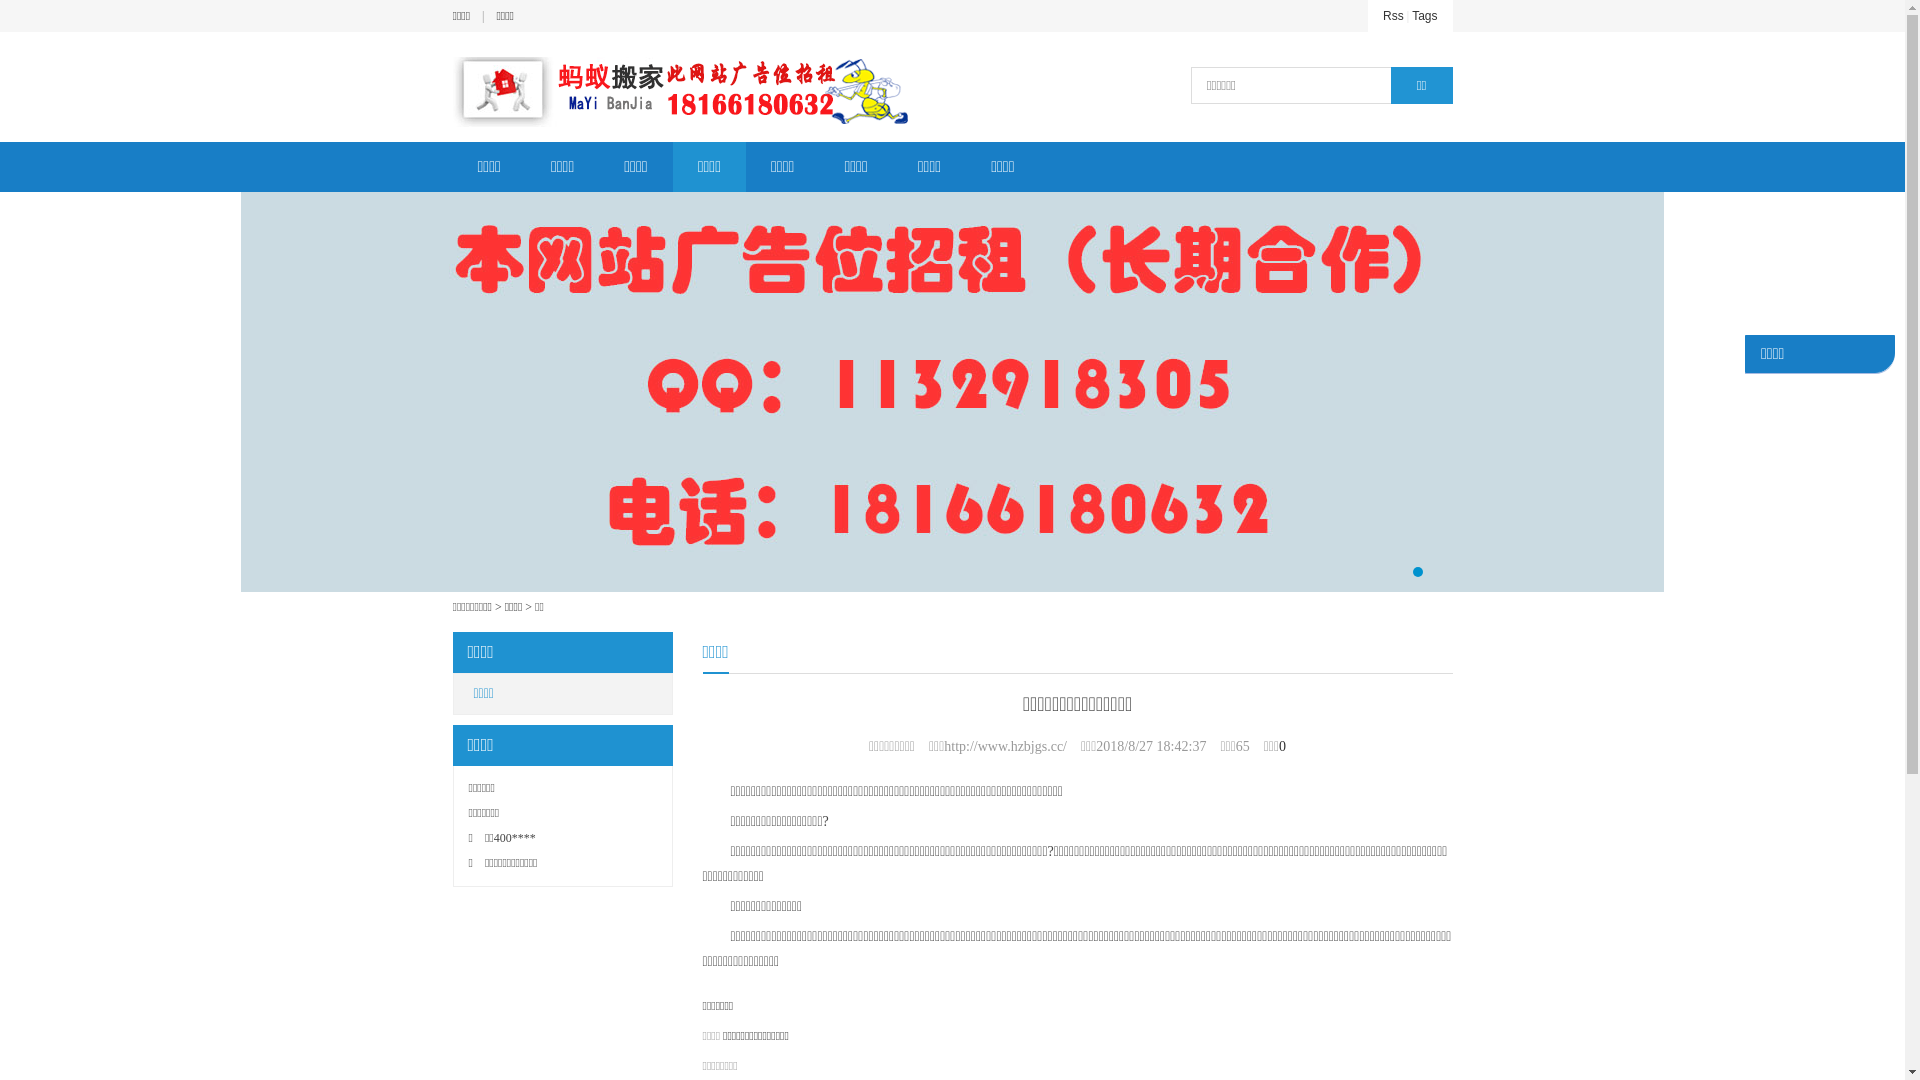 The height and width of the screenshot is (1080, 1920). I want to click on '1', so click(1415, 571).